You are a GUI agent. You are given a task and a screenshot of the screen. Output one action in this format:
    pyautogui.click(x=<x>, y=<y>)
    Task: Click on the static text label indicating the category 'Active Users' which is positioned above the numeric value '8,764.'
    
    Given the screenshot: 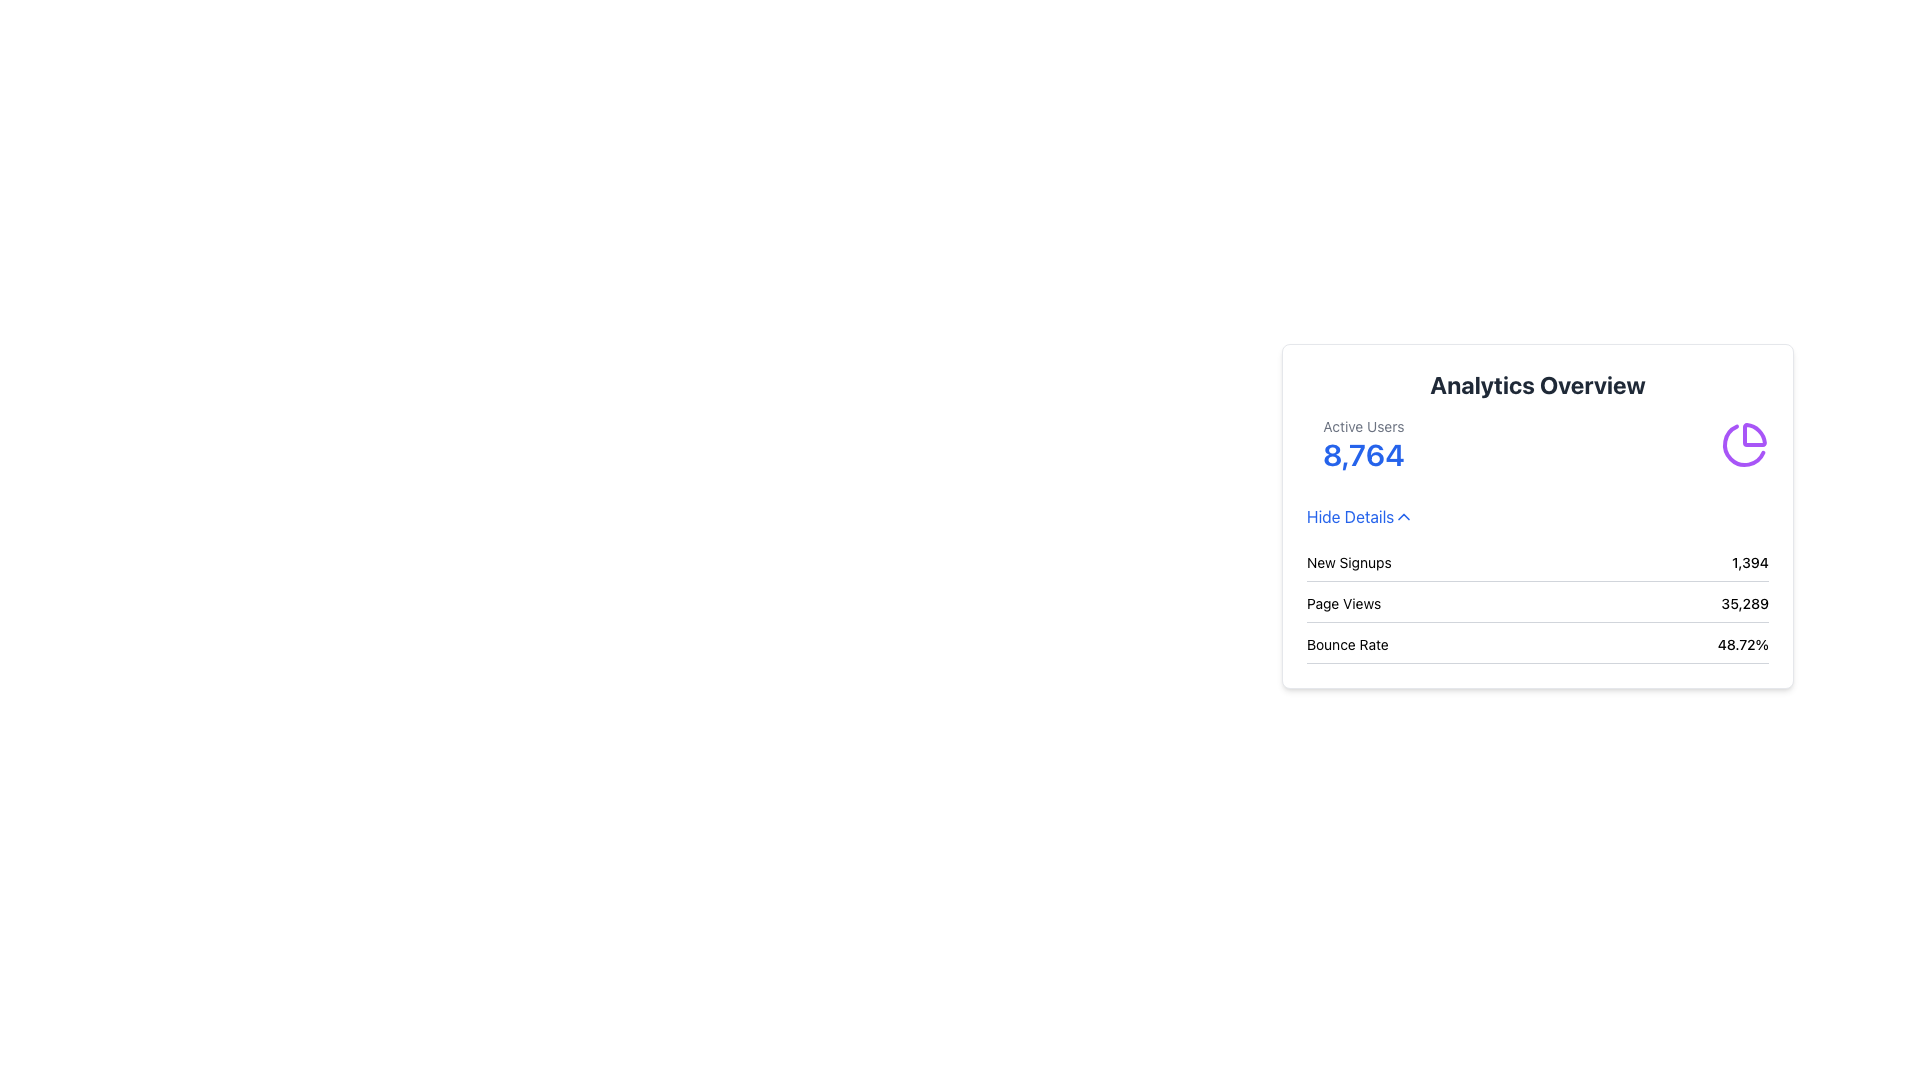 What is the action you would take?
    pyautogui.click(x=1362, y=426)
    